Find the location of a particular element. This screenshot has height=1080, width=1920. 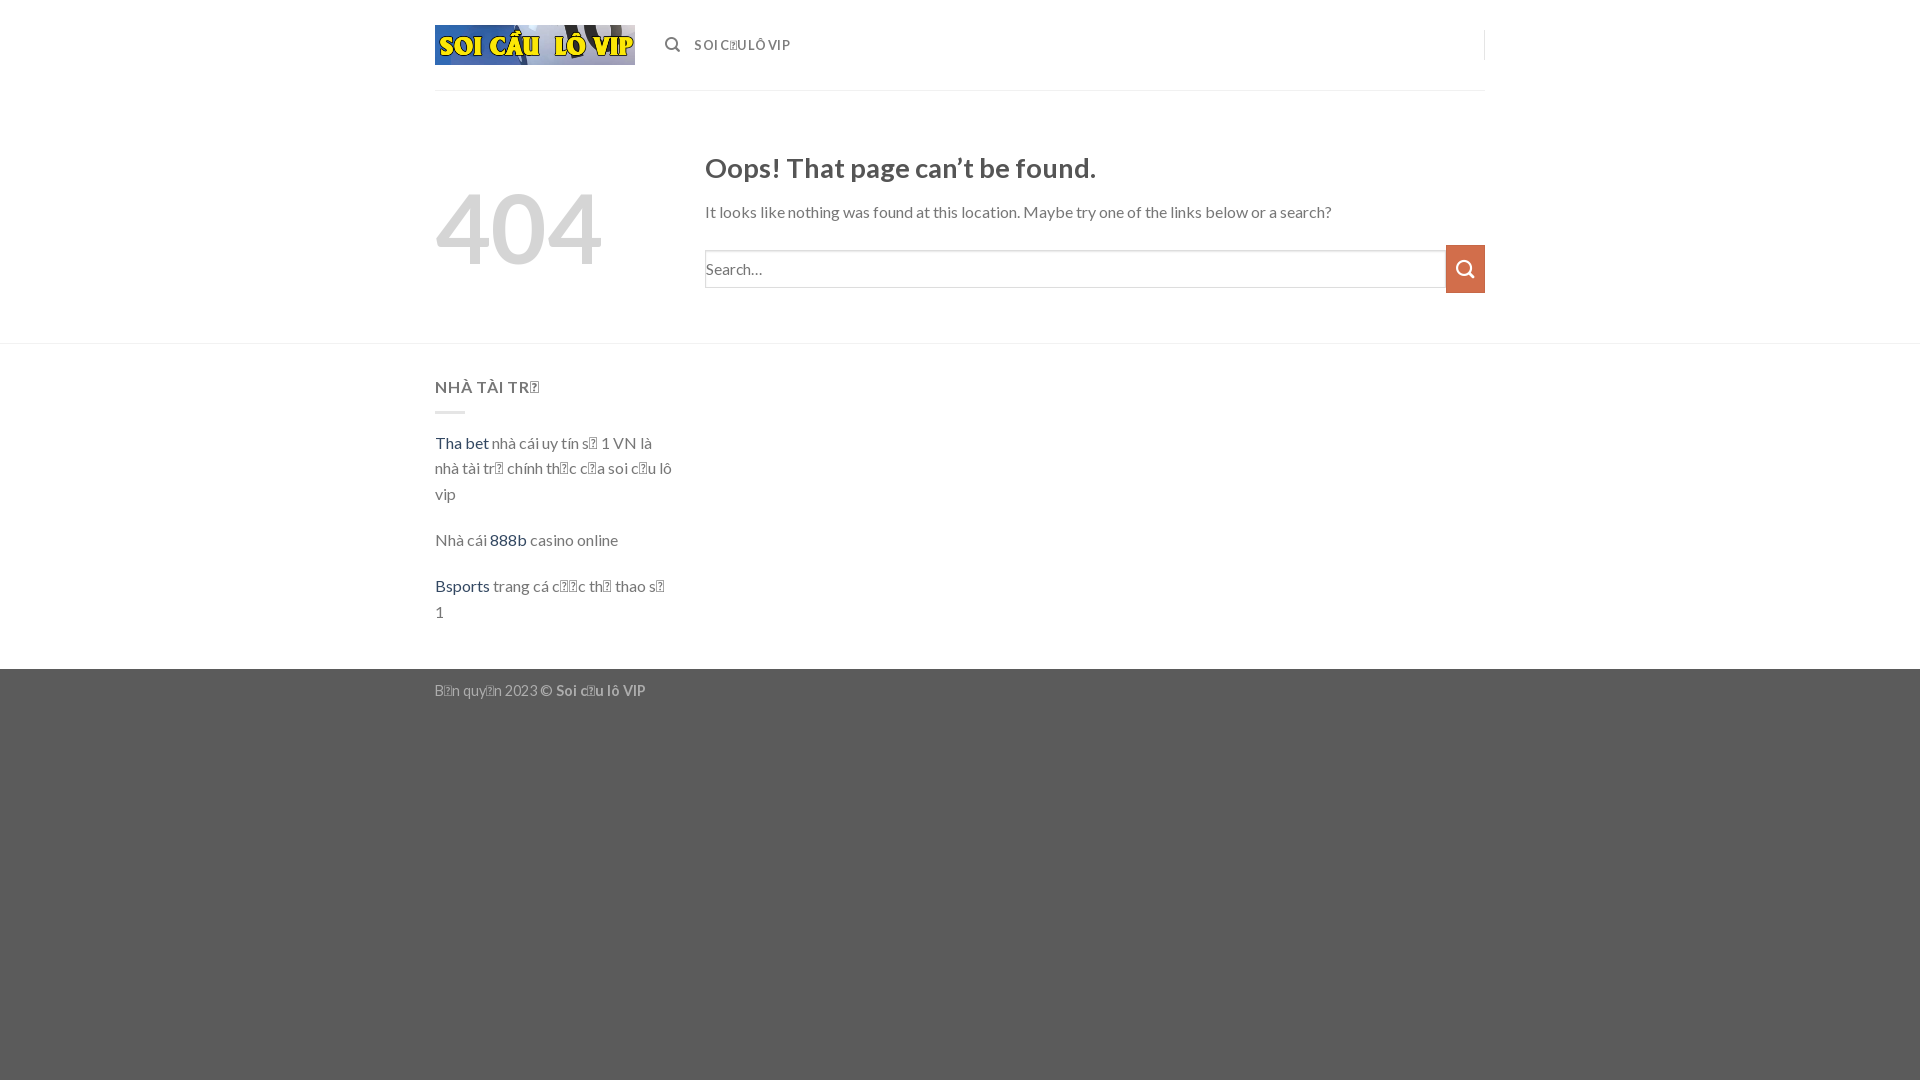

'Tha bet' is located at coordinates (460, 441).